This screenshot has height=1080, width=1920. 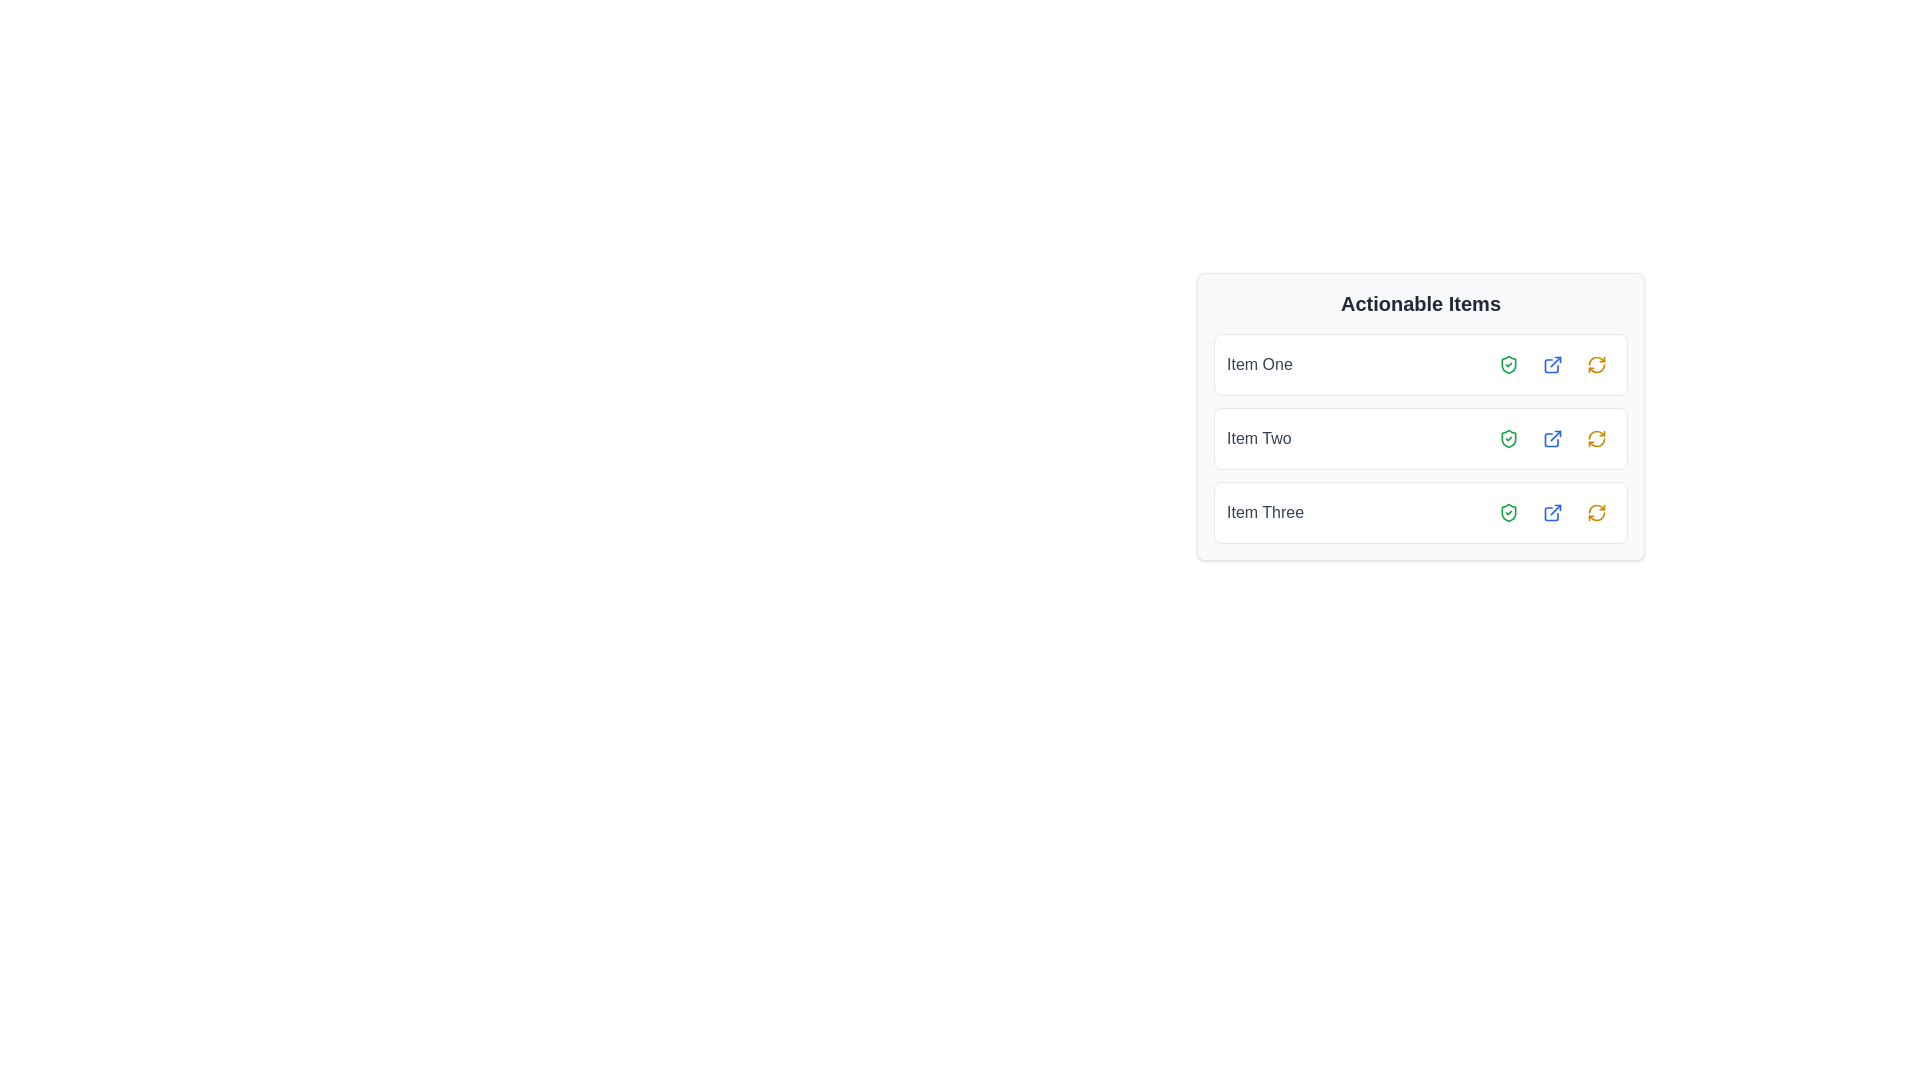 What do you see at coordinates (1419, 365) in the screenshot?
I see `the interactive icons of the first item in the list, labeled 'Item One'` at bounding box center [1419, 365].